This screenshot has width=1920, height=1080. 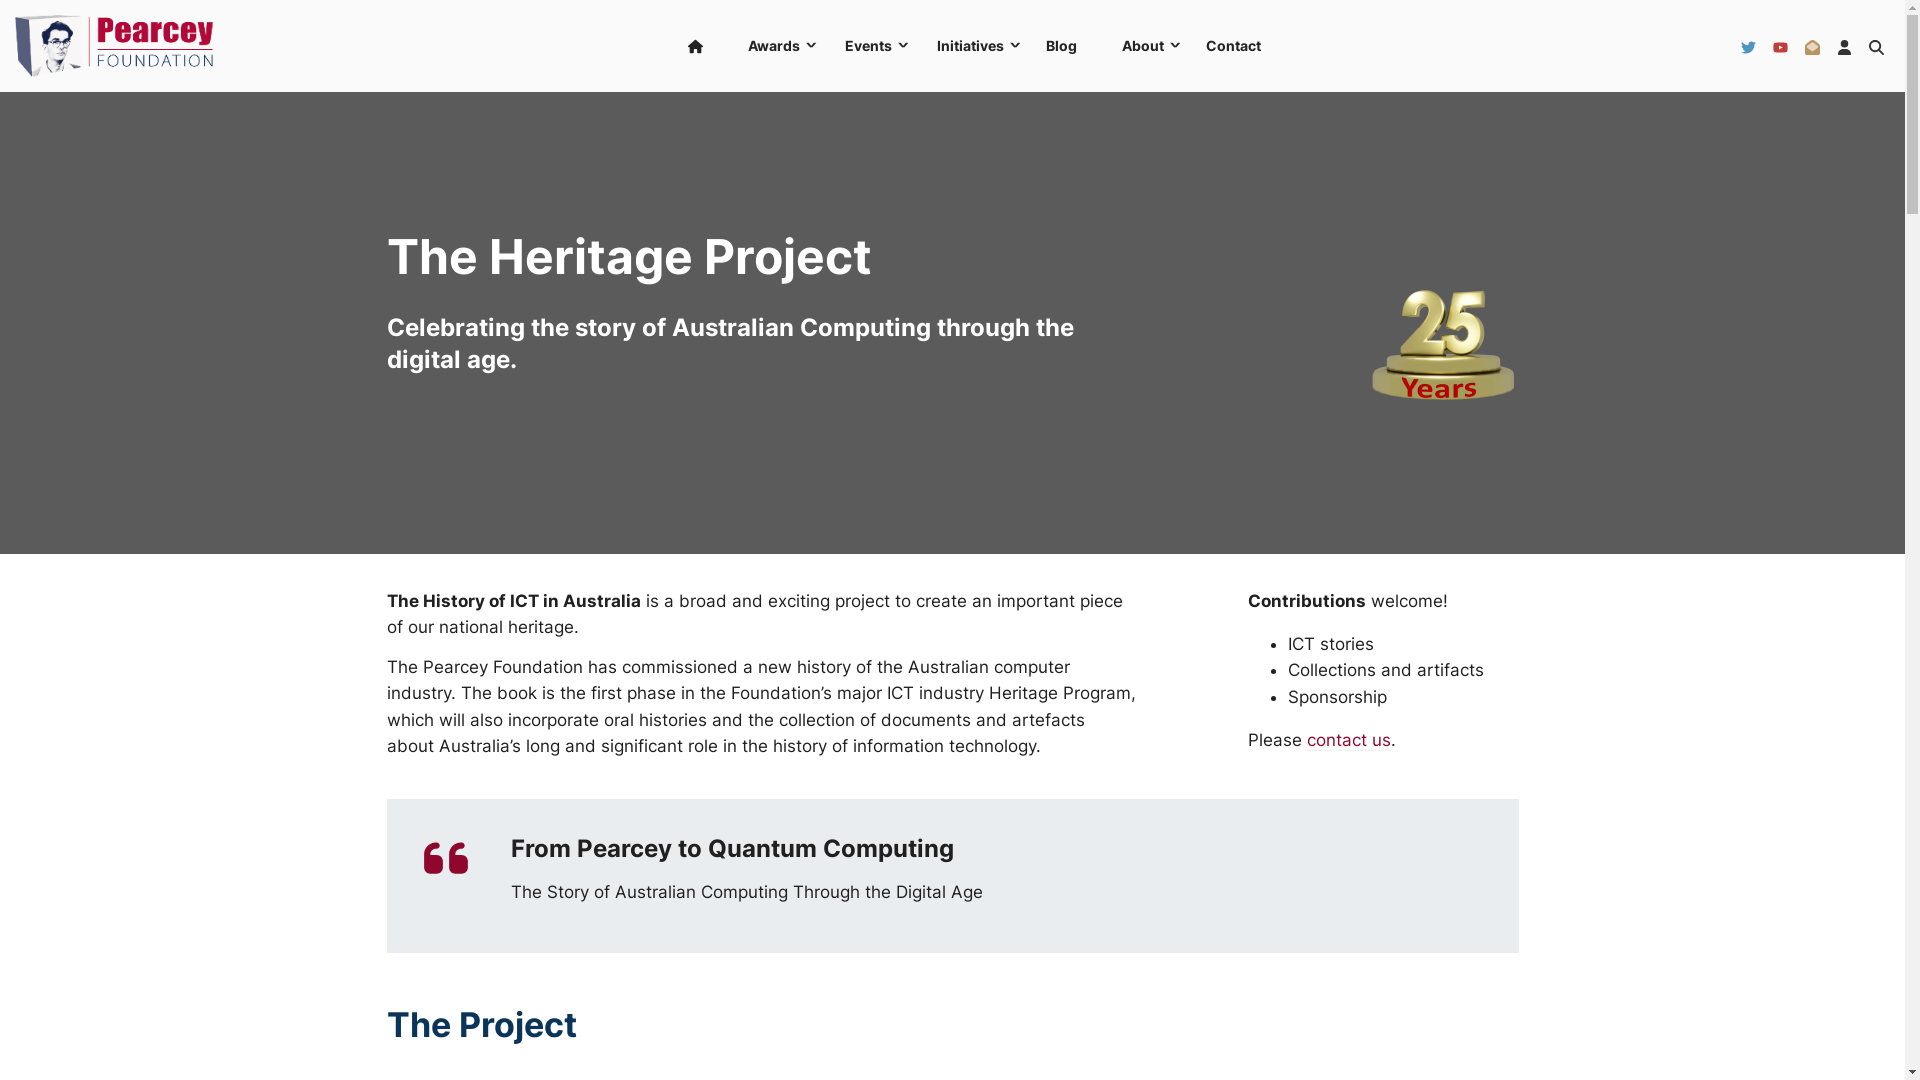 I want to click on 'Search', so click(x=1875, y=45).